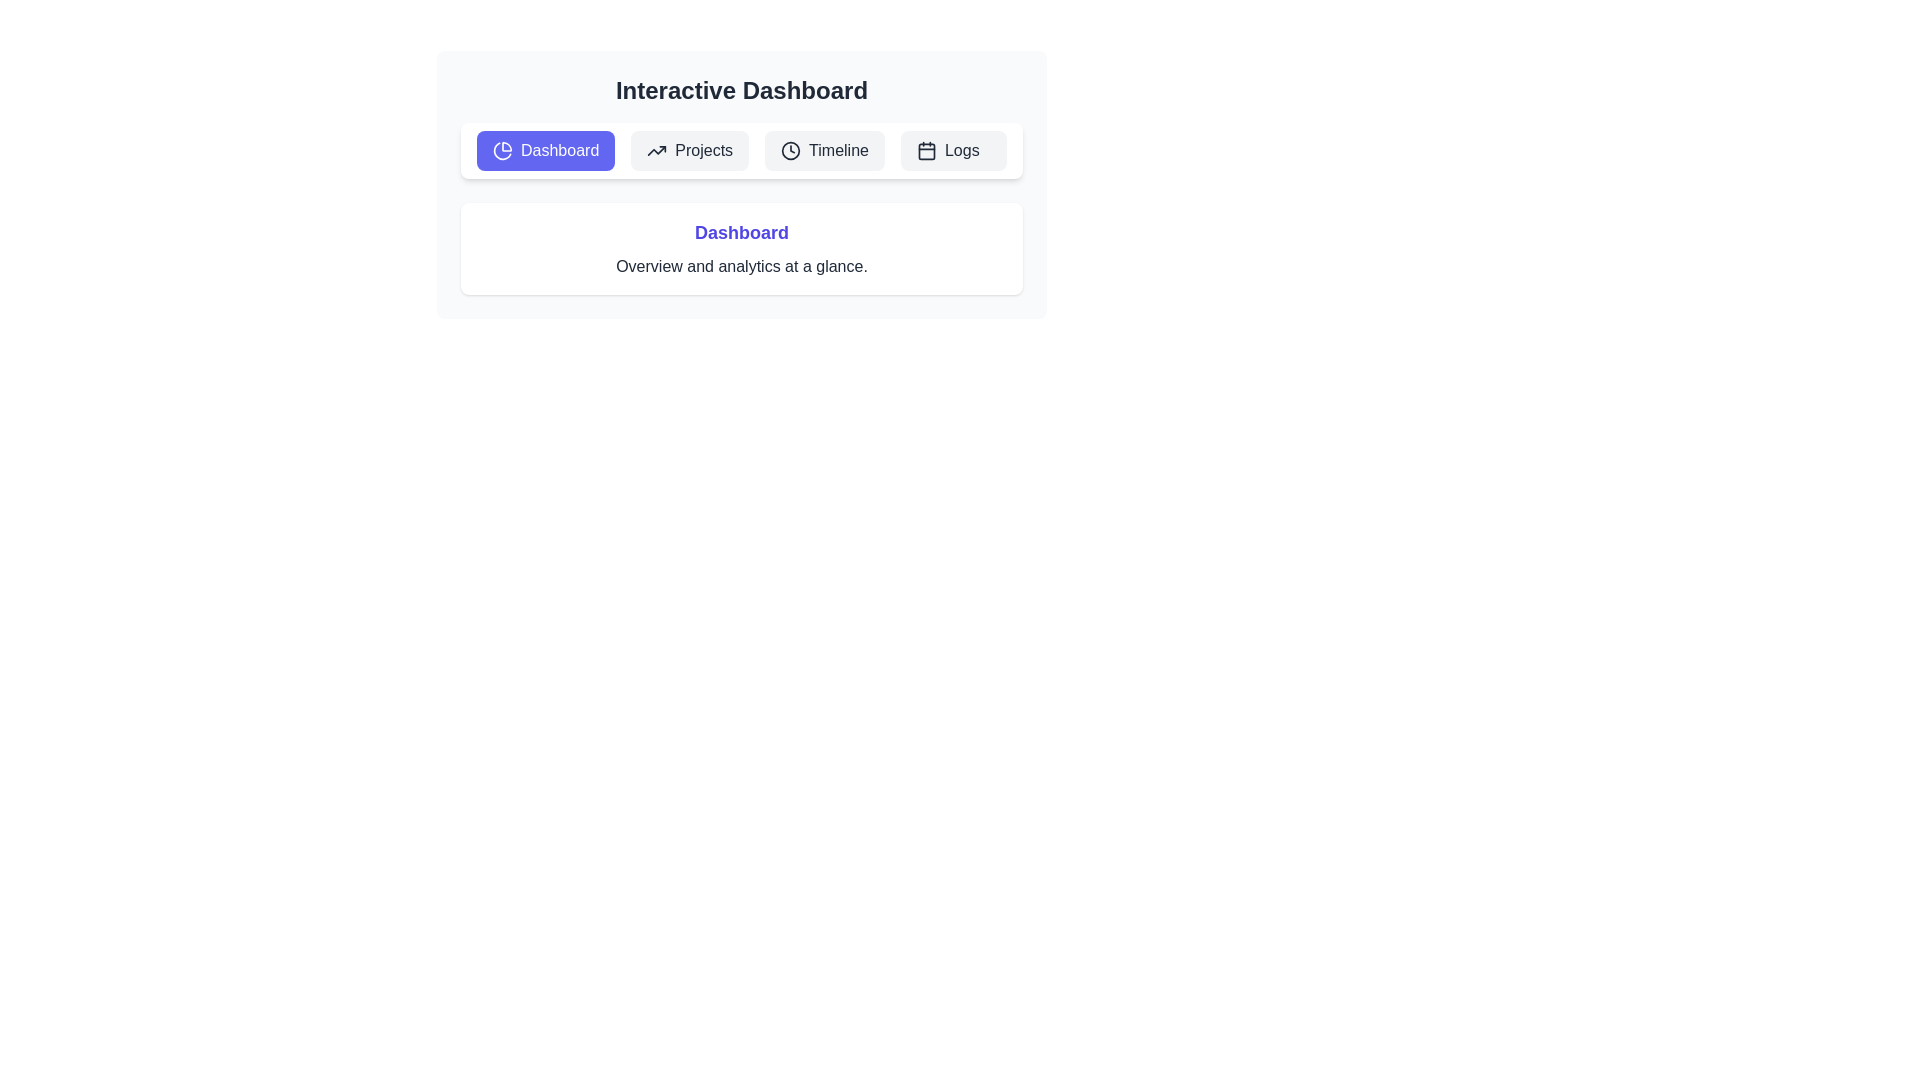 Image resolution: width=1920 pixels, height=1080 pixels. Describe the element at coordinates (741, 149) in the screenshot. I see `the tab navigation bar` at that location.